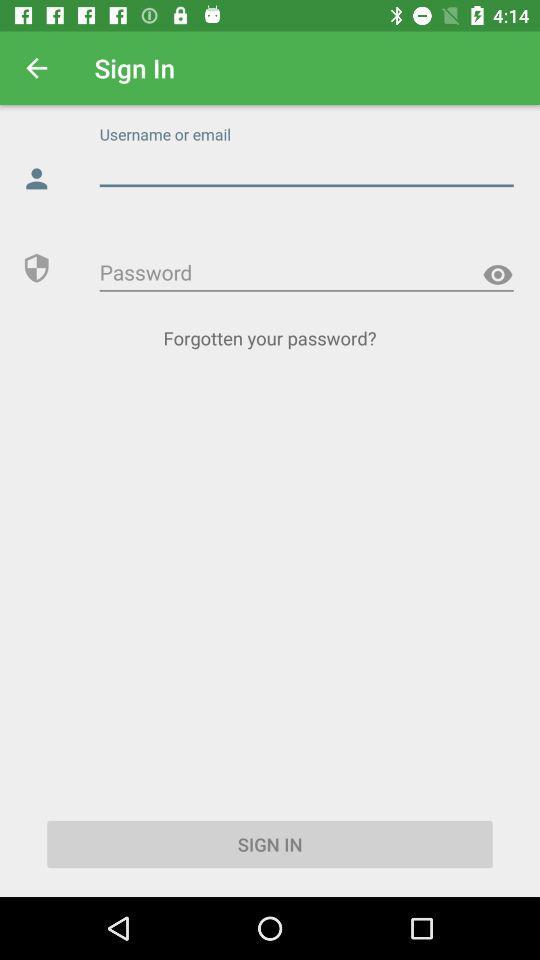  I want to click on e-mail address, so click(306, 167).